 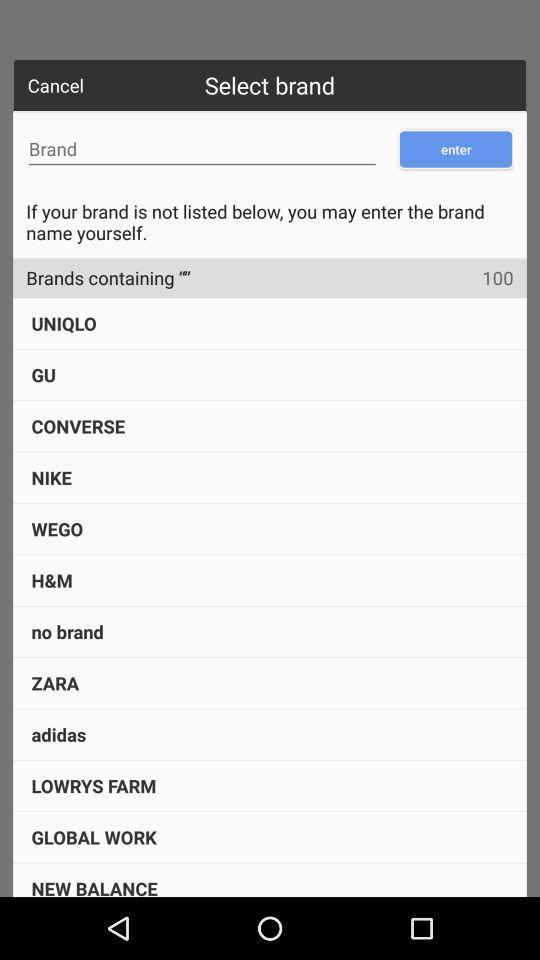 I want to click on icon below the if your brand icon, so click(x=100, y=276).